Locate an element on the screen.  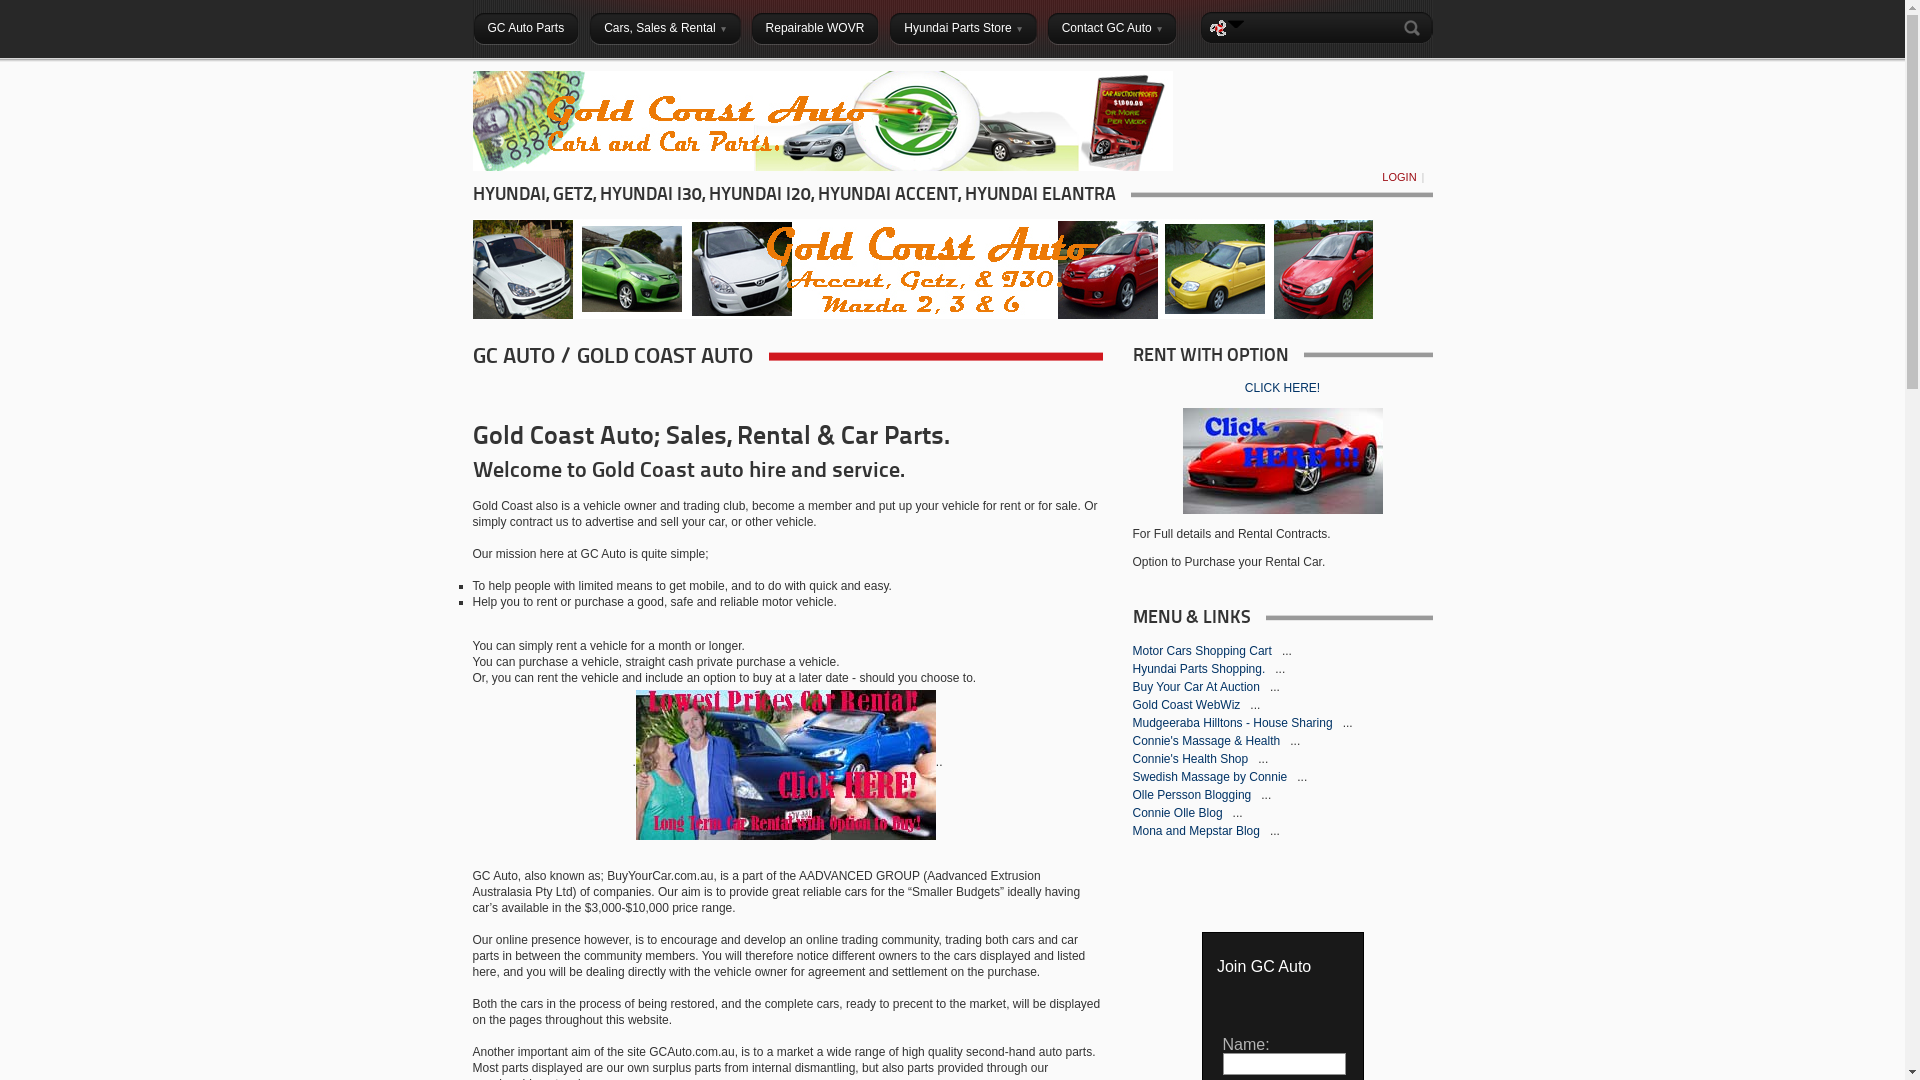
'Gold Coast WebWiz' is located at coordinates (1187, 704).